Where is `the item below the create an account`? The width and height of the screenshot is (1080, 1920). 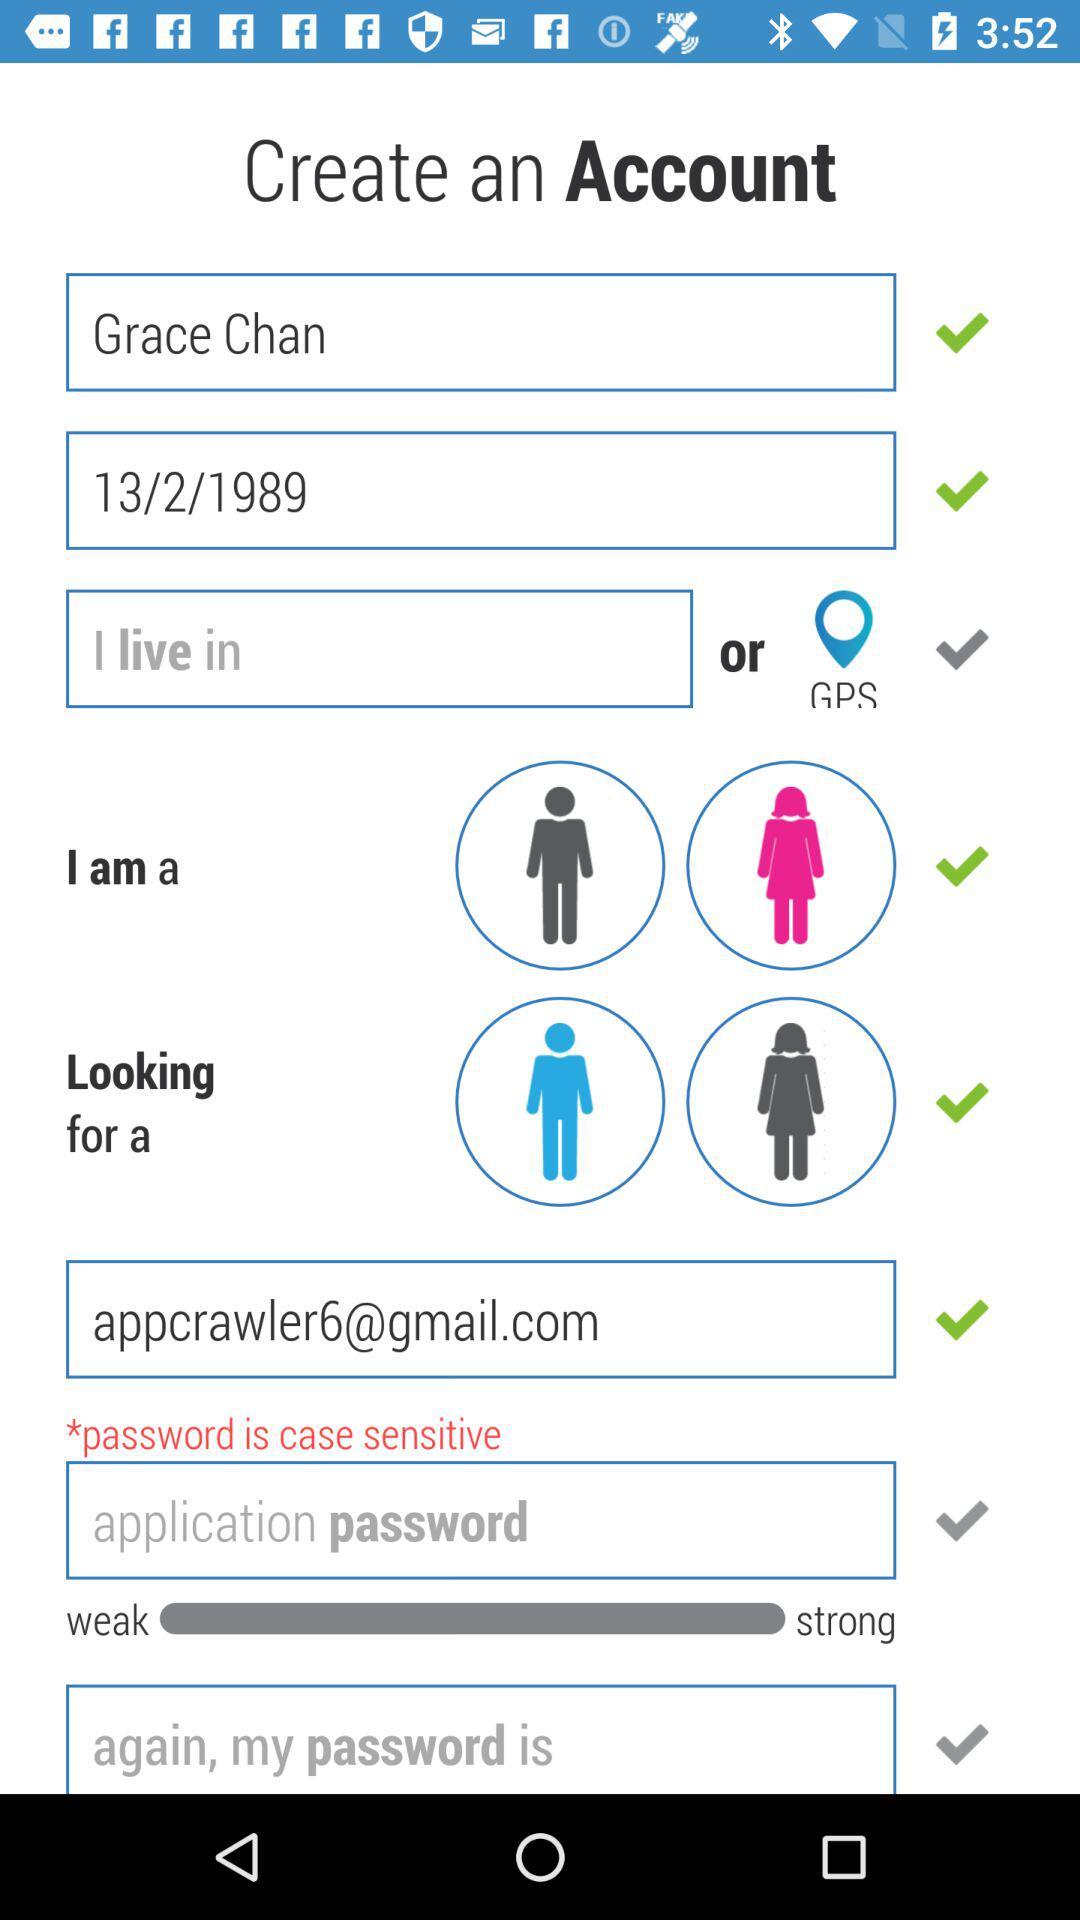 the item below the create an account is located at coordinates (481, 332).